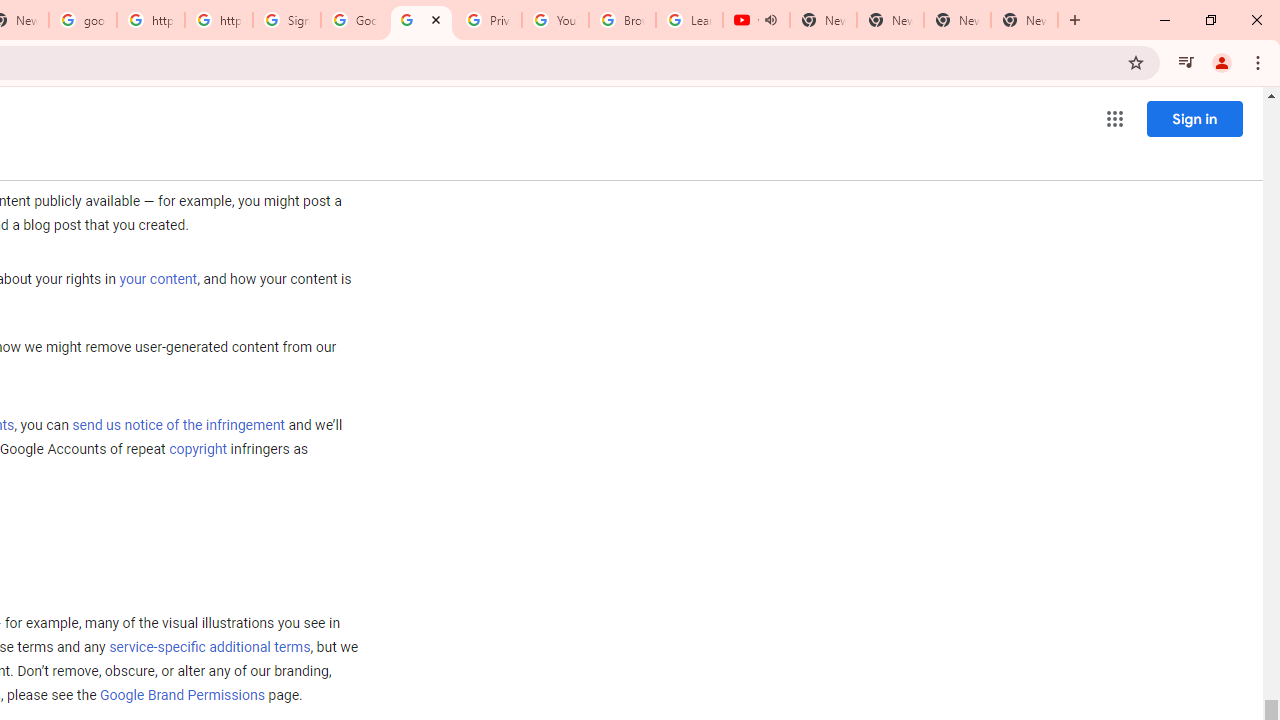 This screenshot has height=720, width=1280. I want to click on 'service-specific additional terms', so click(209, 648).